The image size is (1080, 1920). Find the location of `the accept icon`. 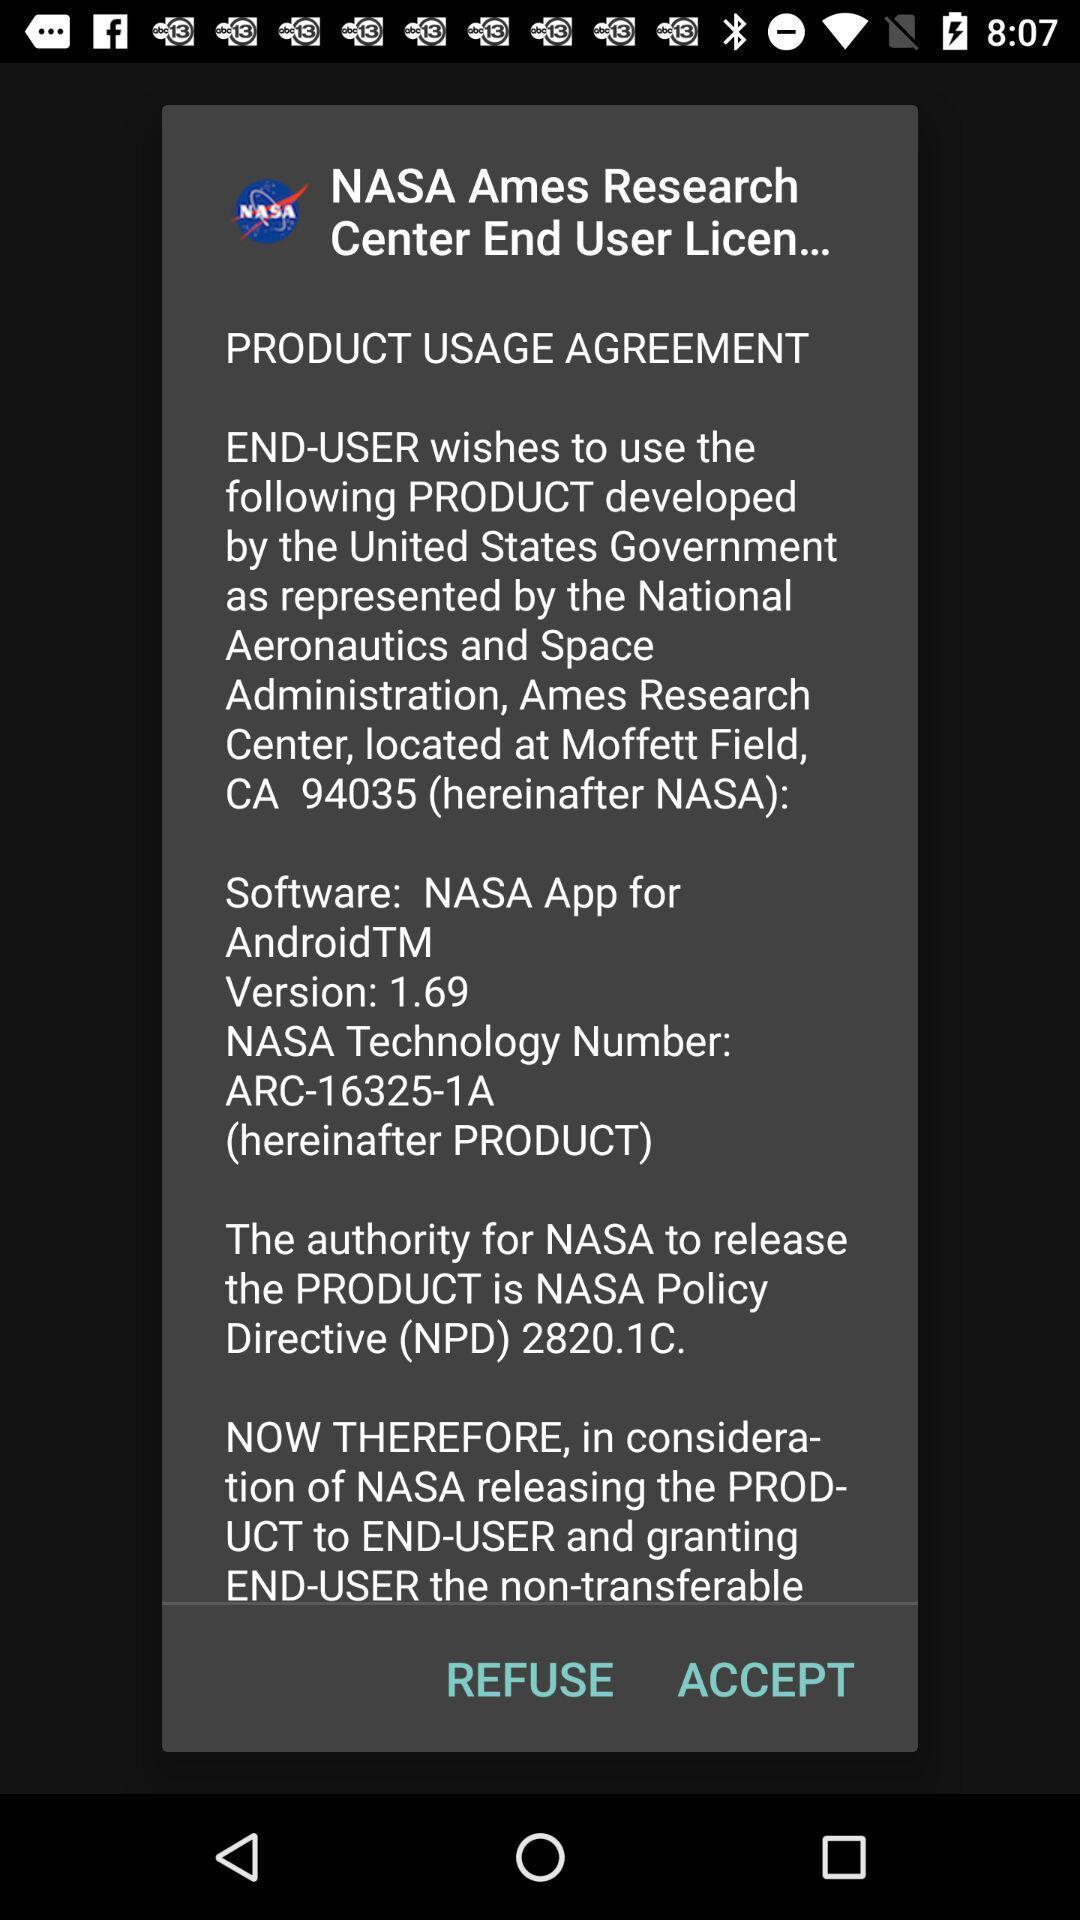

the accept icon is located at coordinates (765, 1678).